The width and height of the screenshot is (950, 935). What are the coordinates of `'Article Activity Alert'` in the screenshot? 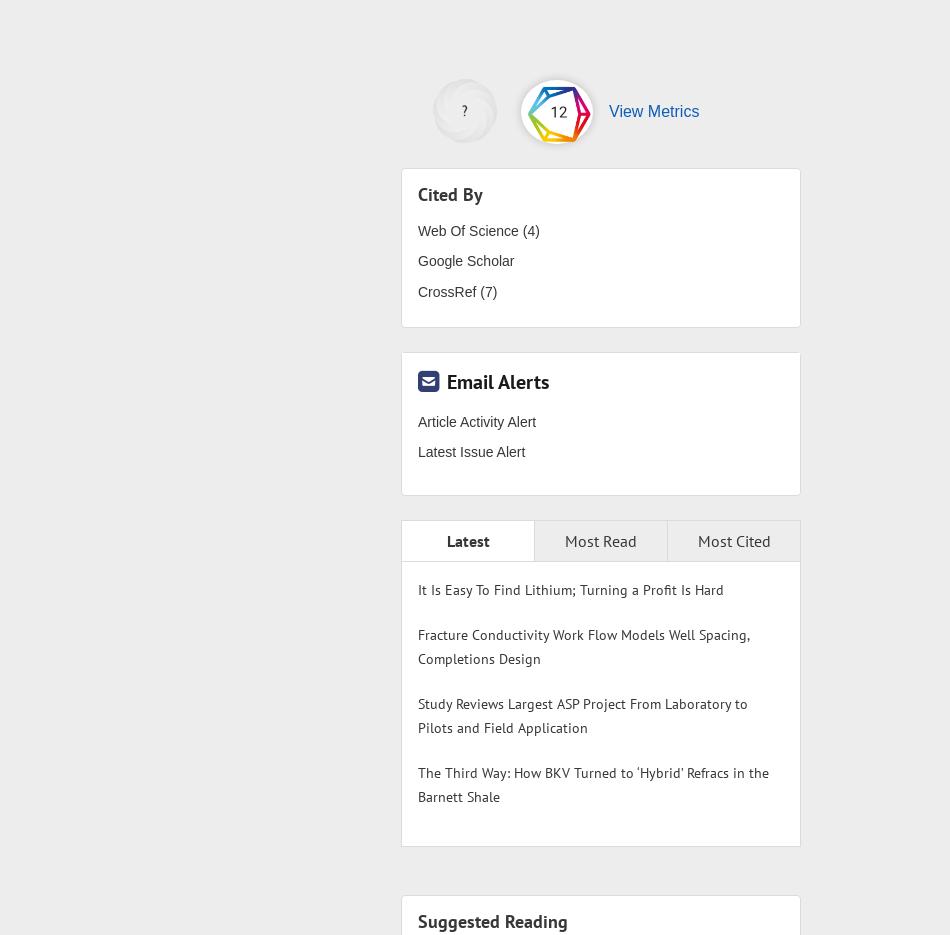 It's located at (476, 421).